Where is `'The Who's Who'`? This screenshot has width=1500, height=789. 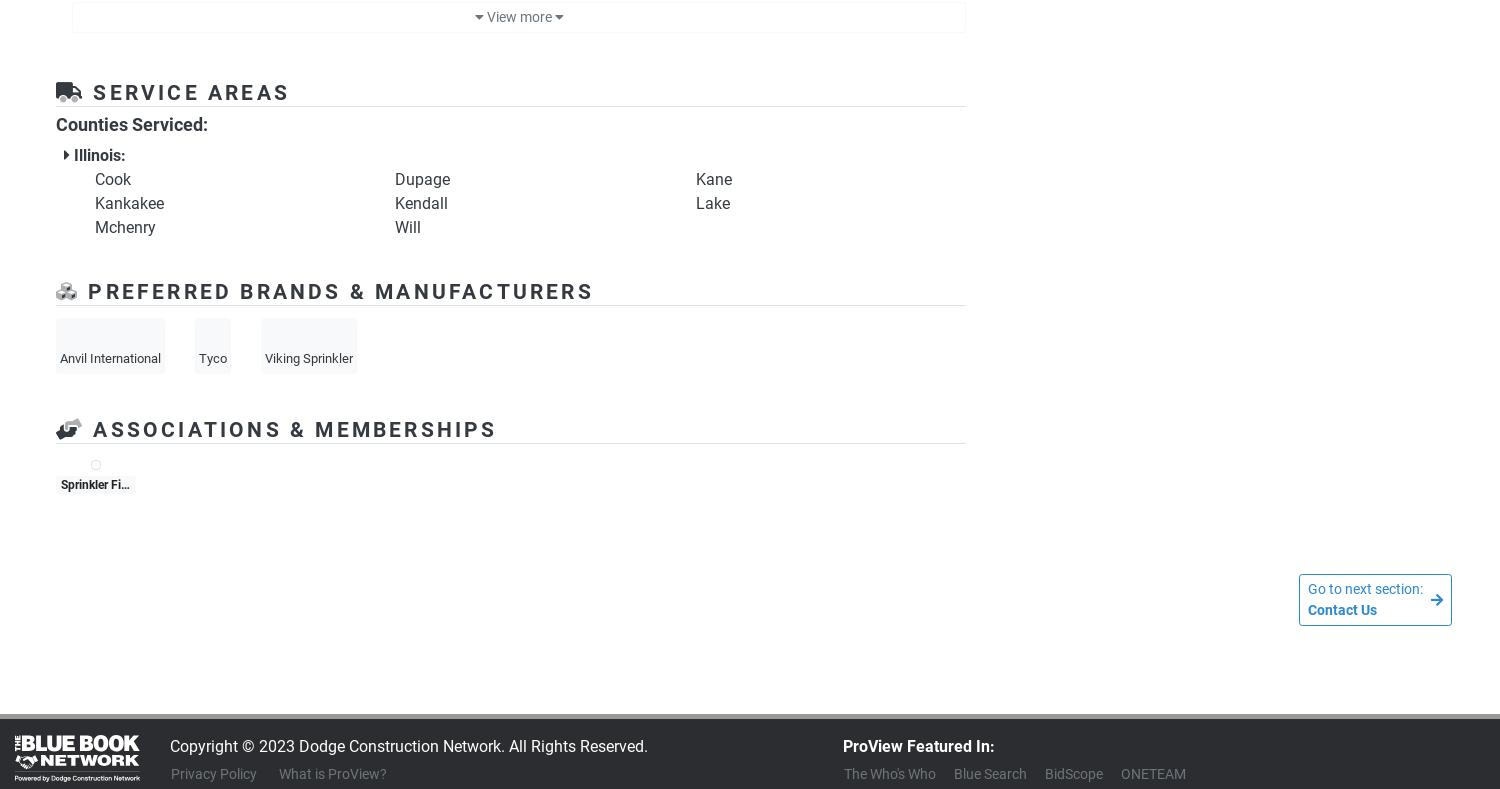
'The Who's Who' is located at coordinates (842, 774).